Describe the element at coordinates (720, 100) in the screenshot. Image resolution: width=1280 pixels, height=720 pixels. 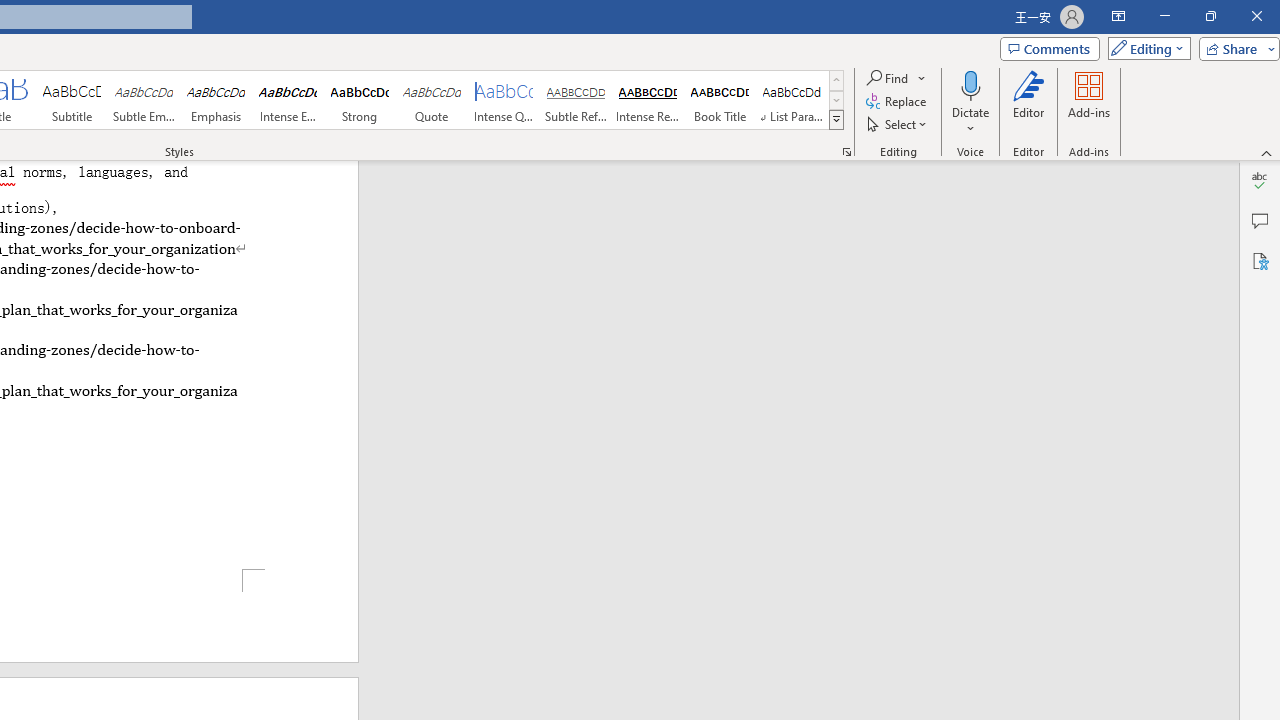
I see `'Book Title'` at that location.